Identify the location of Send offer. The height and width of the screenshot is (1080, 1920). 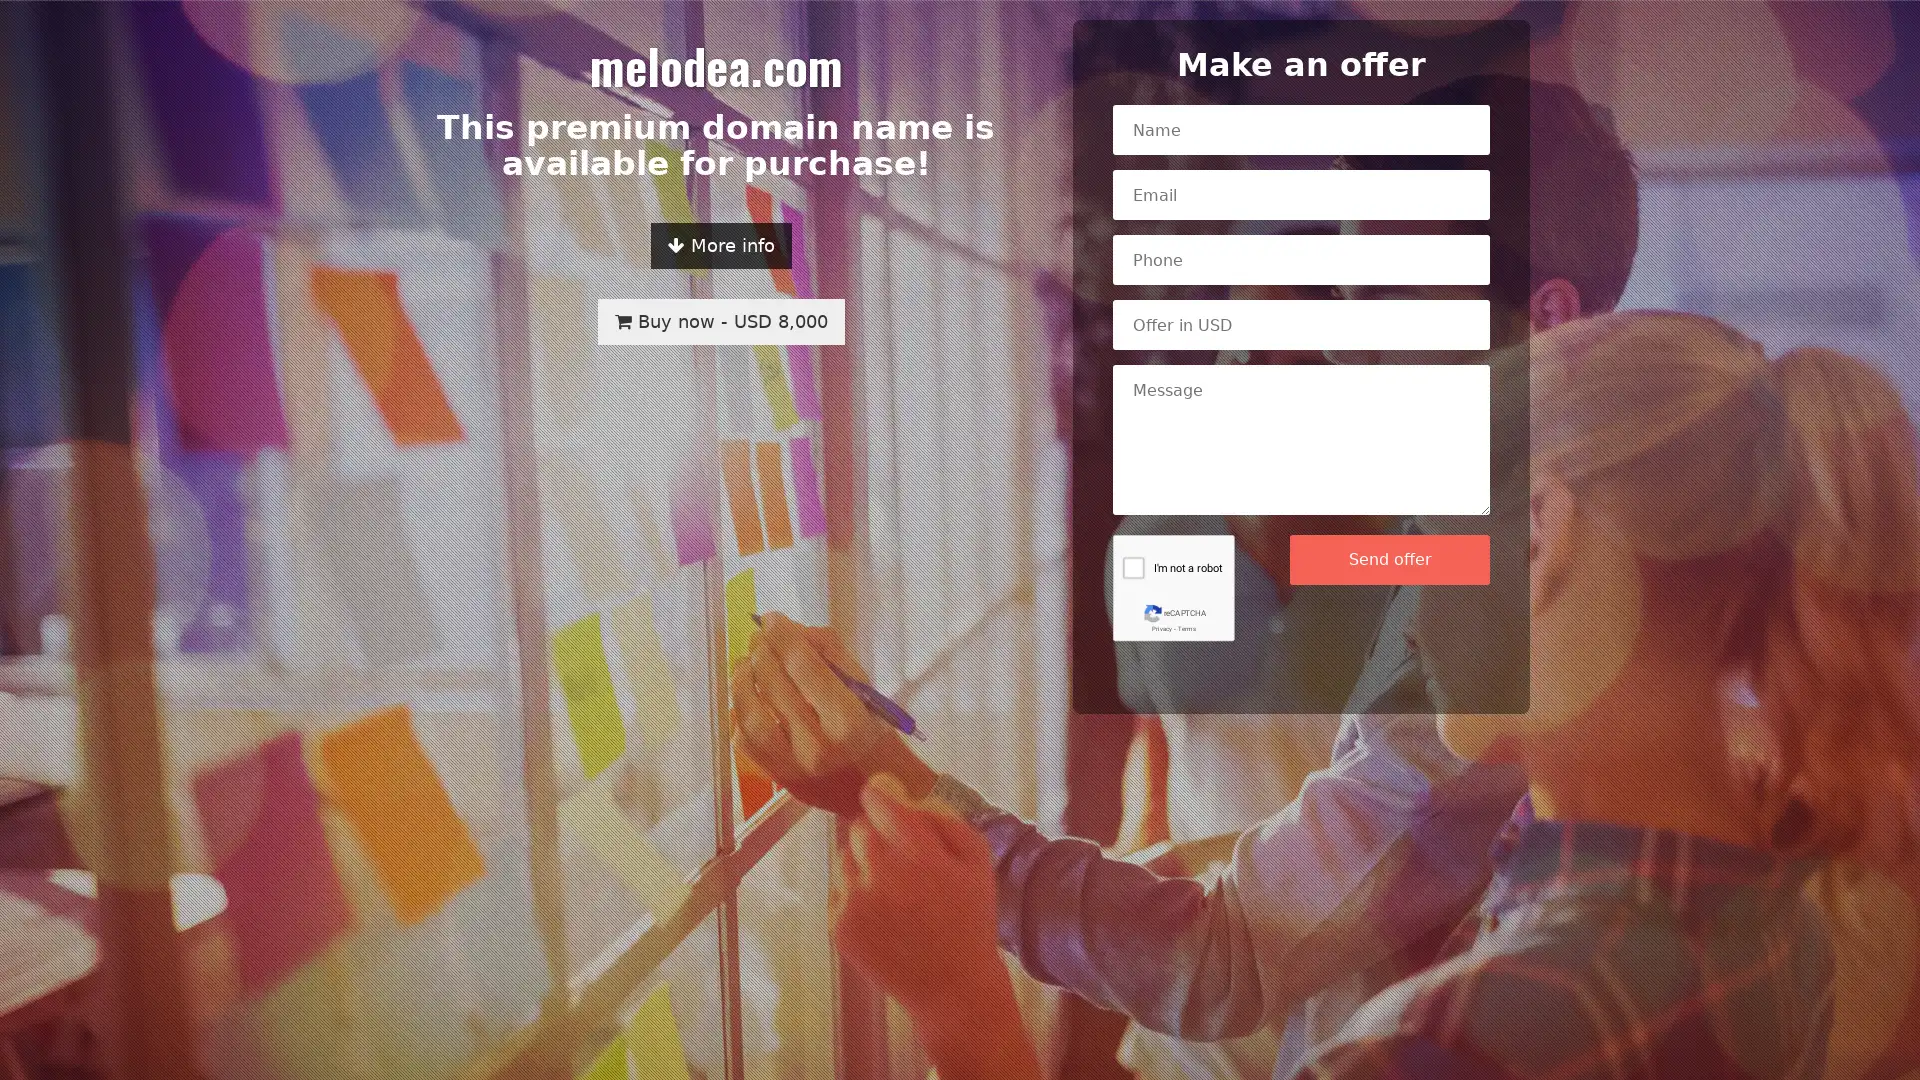
(1389, 559).